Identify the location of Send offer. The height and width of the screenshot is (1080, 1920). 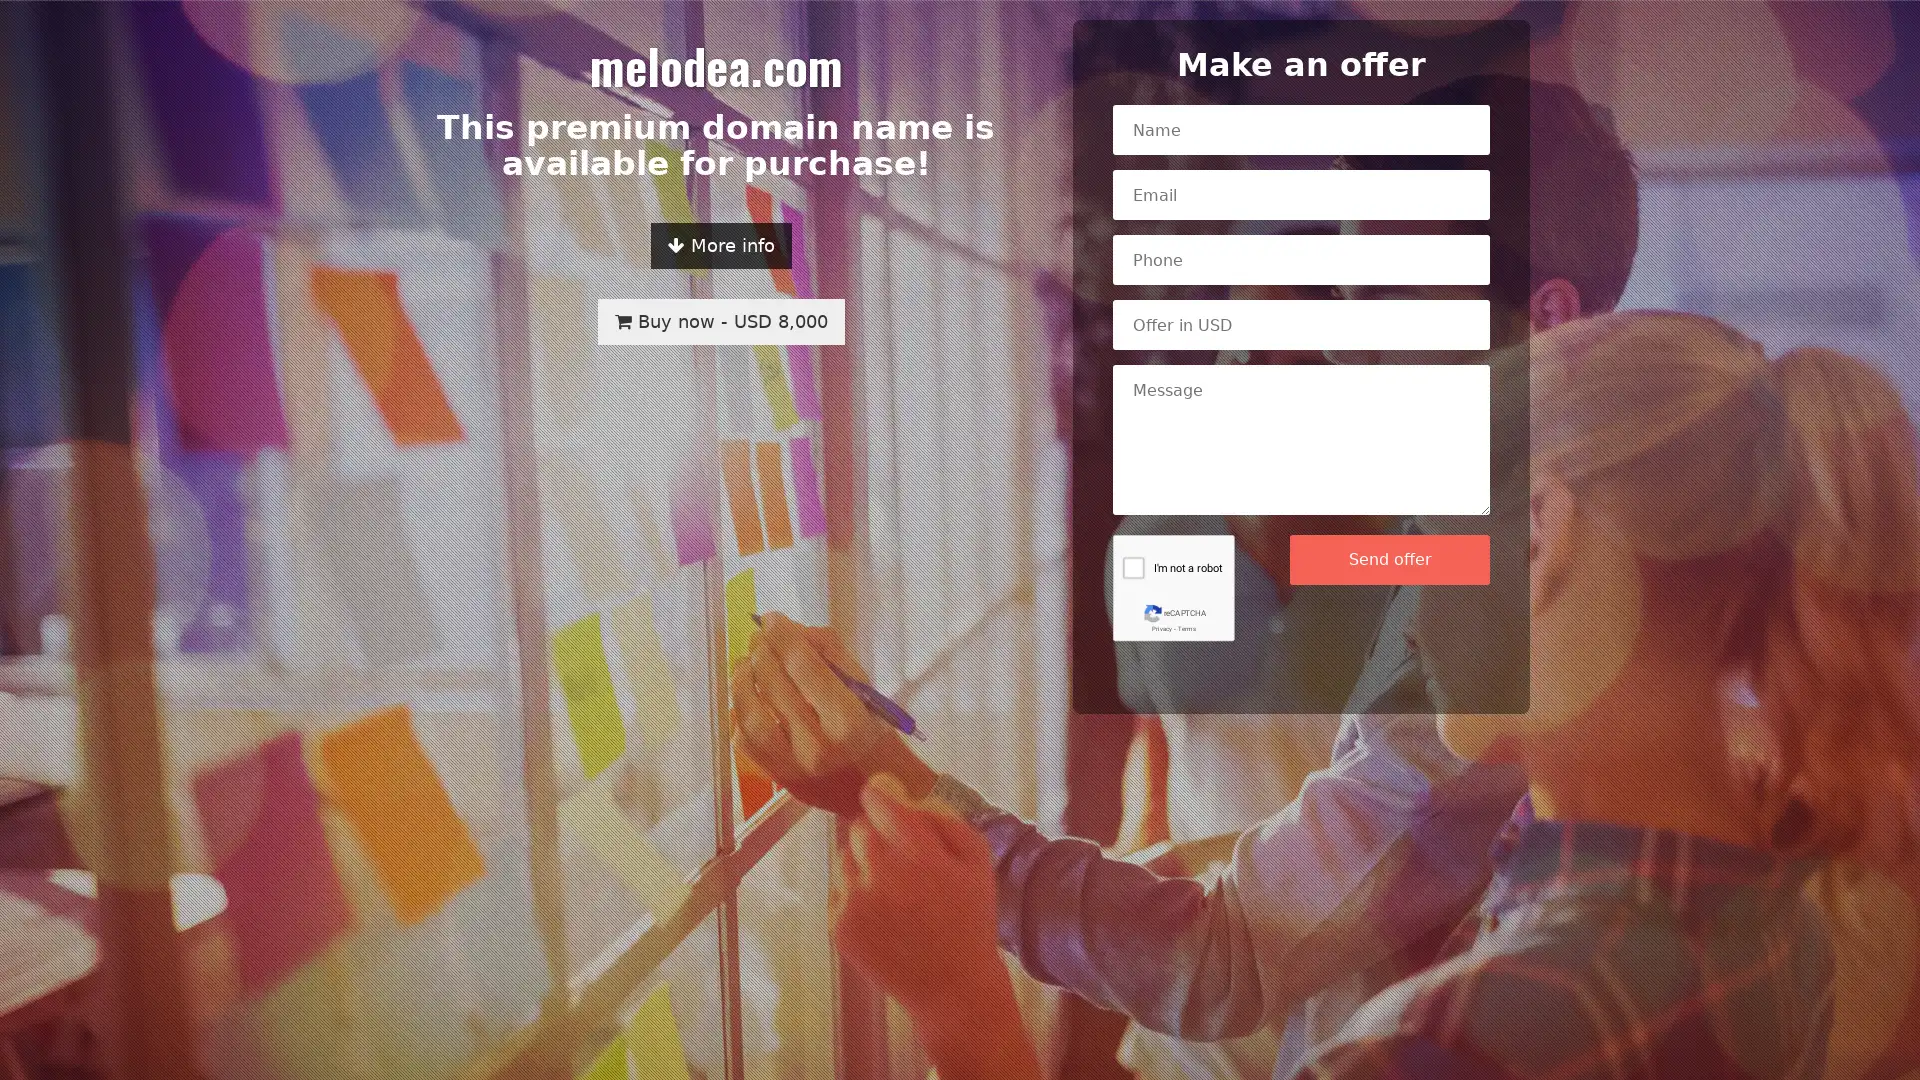
(1389, 559).